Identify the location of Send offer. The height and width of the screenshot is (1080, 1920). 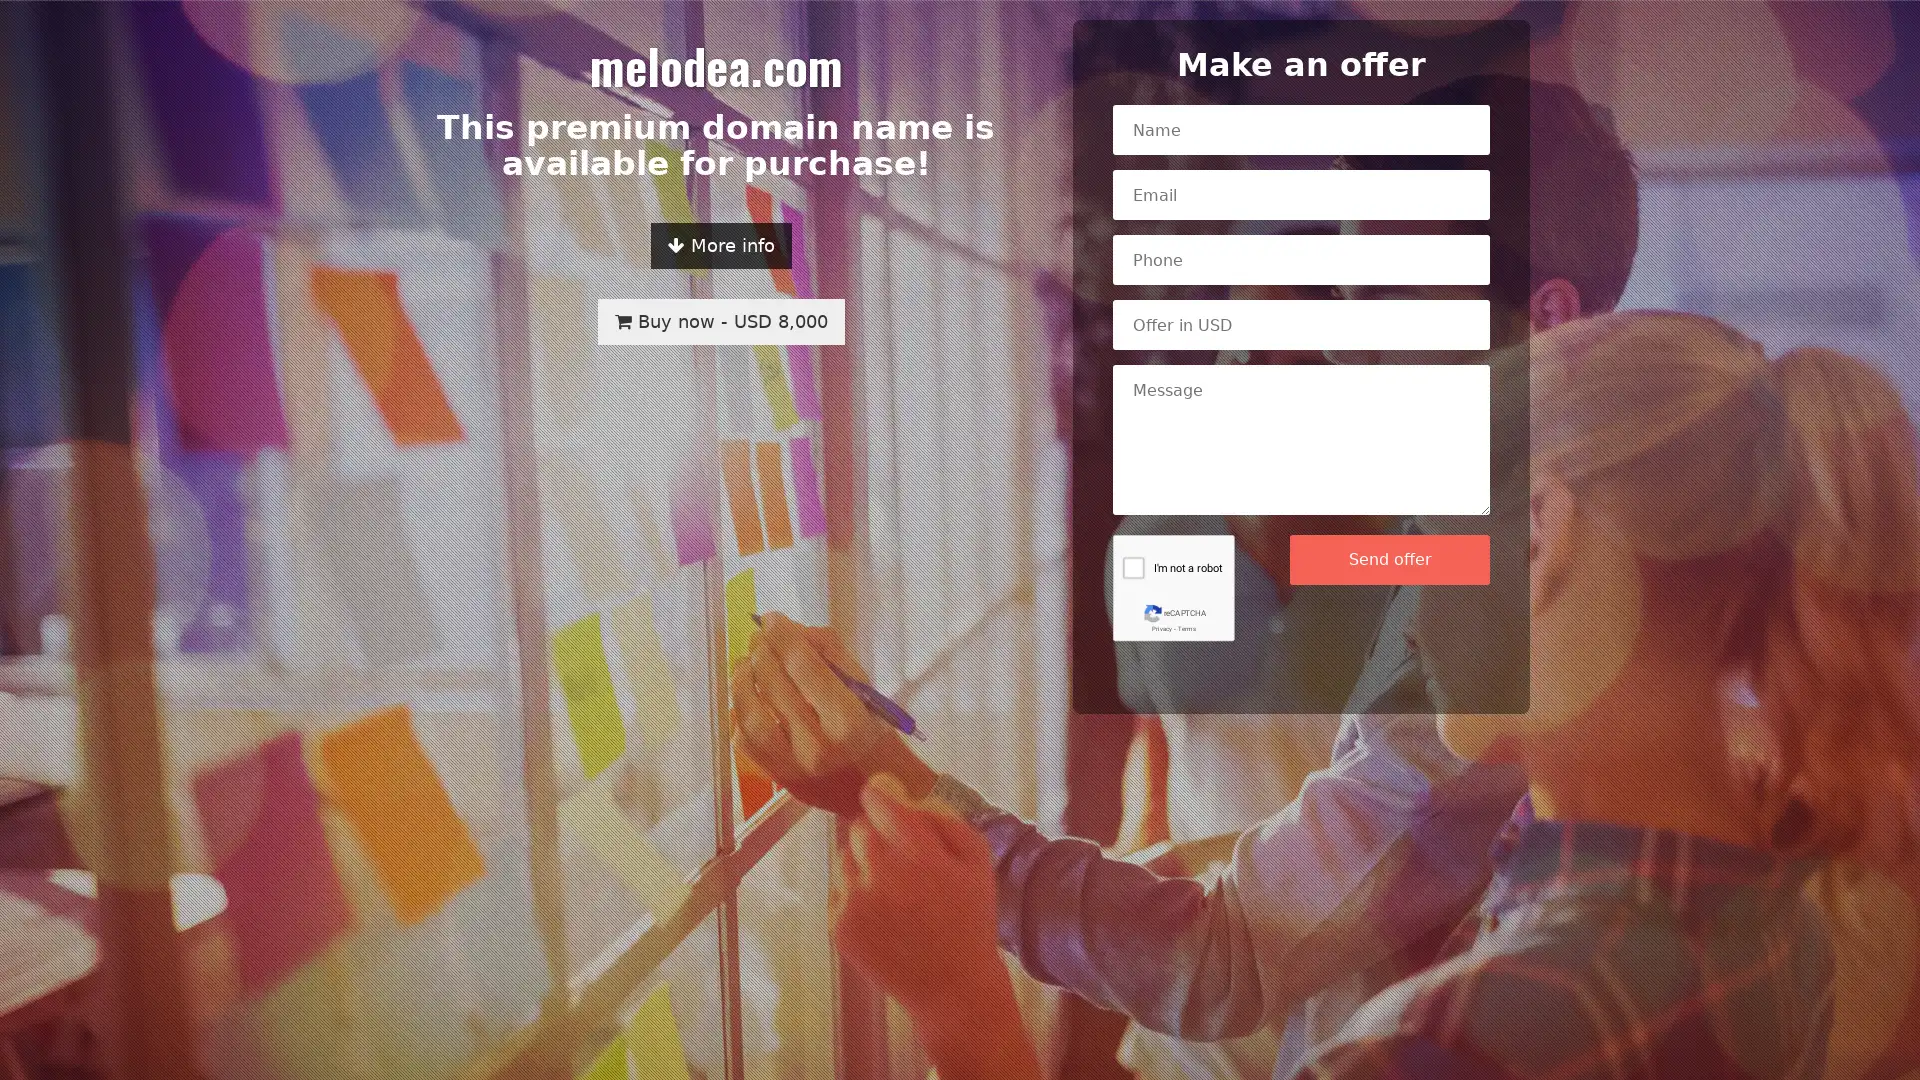
(1389, 559).